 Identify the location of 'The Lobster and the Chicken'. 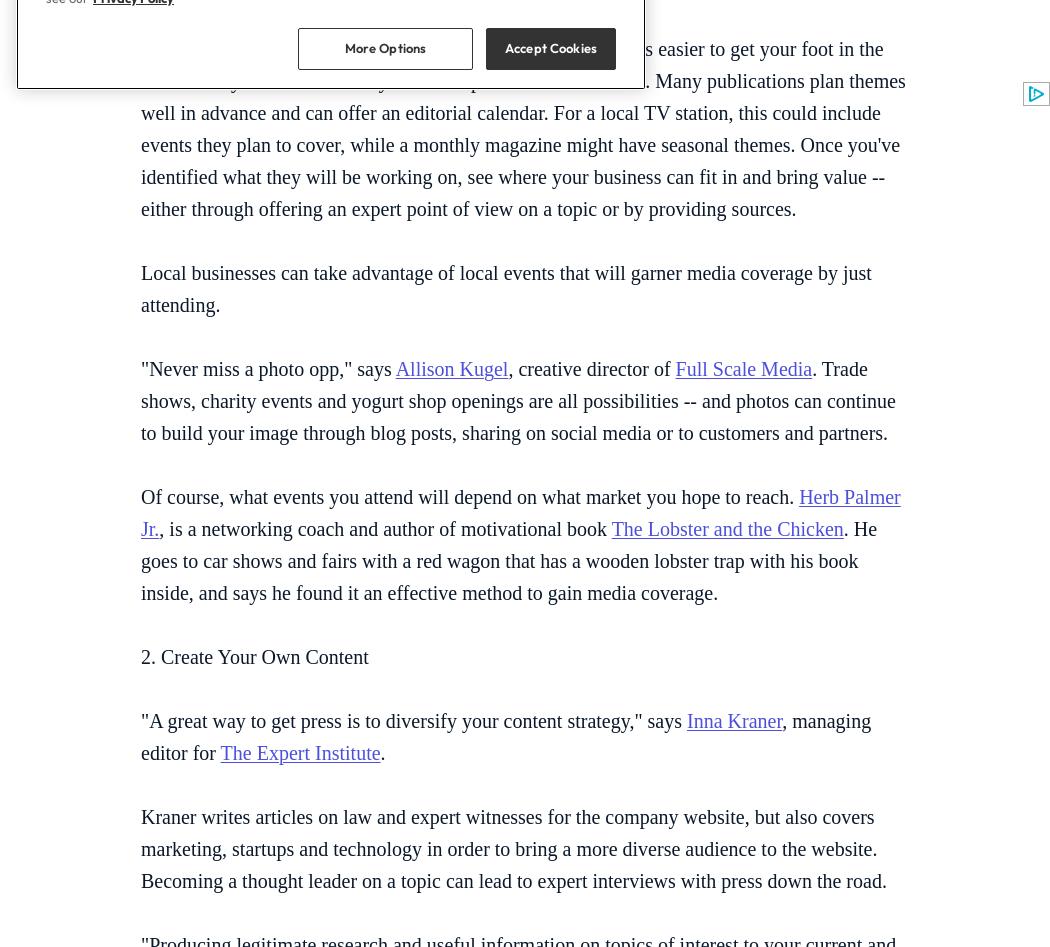
(726, 527).